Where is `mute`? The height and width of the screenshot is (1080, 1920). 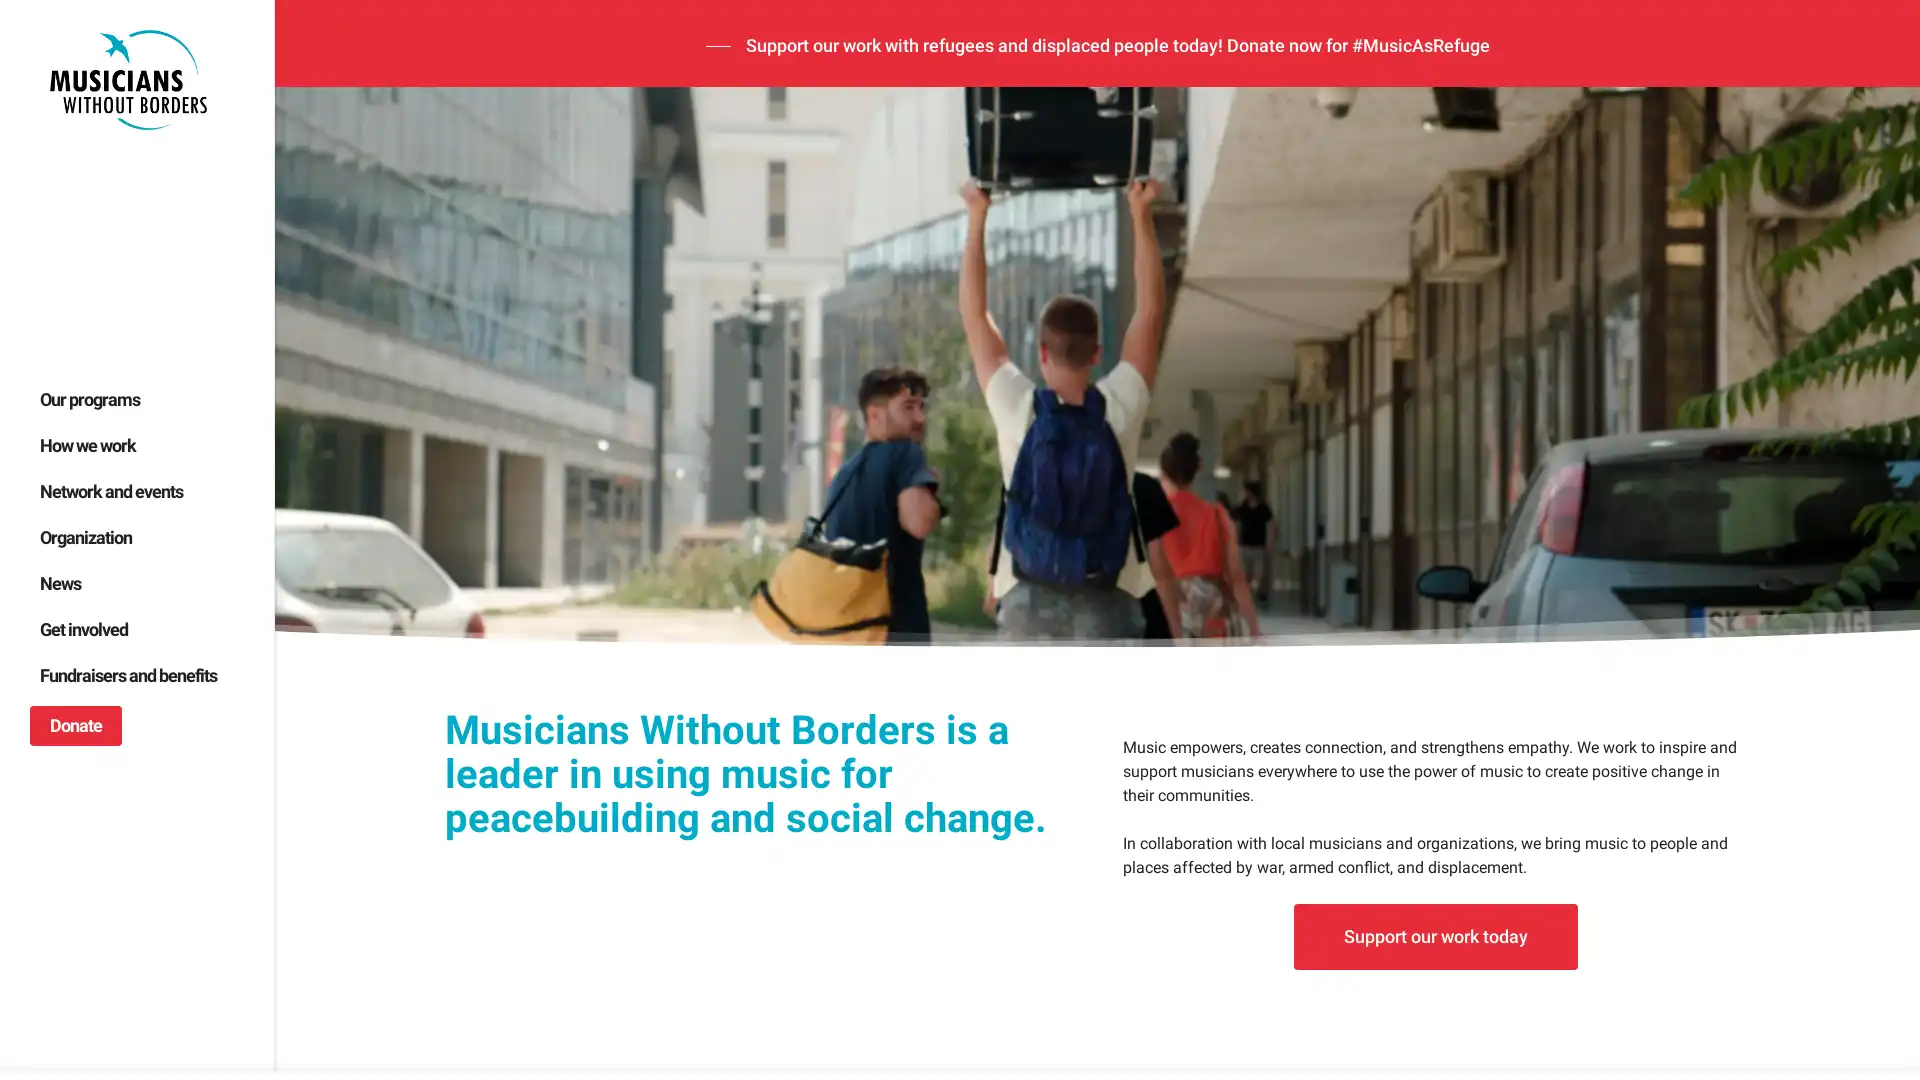
mute is located at coordinates (1742, 792).